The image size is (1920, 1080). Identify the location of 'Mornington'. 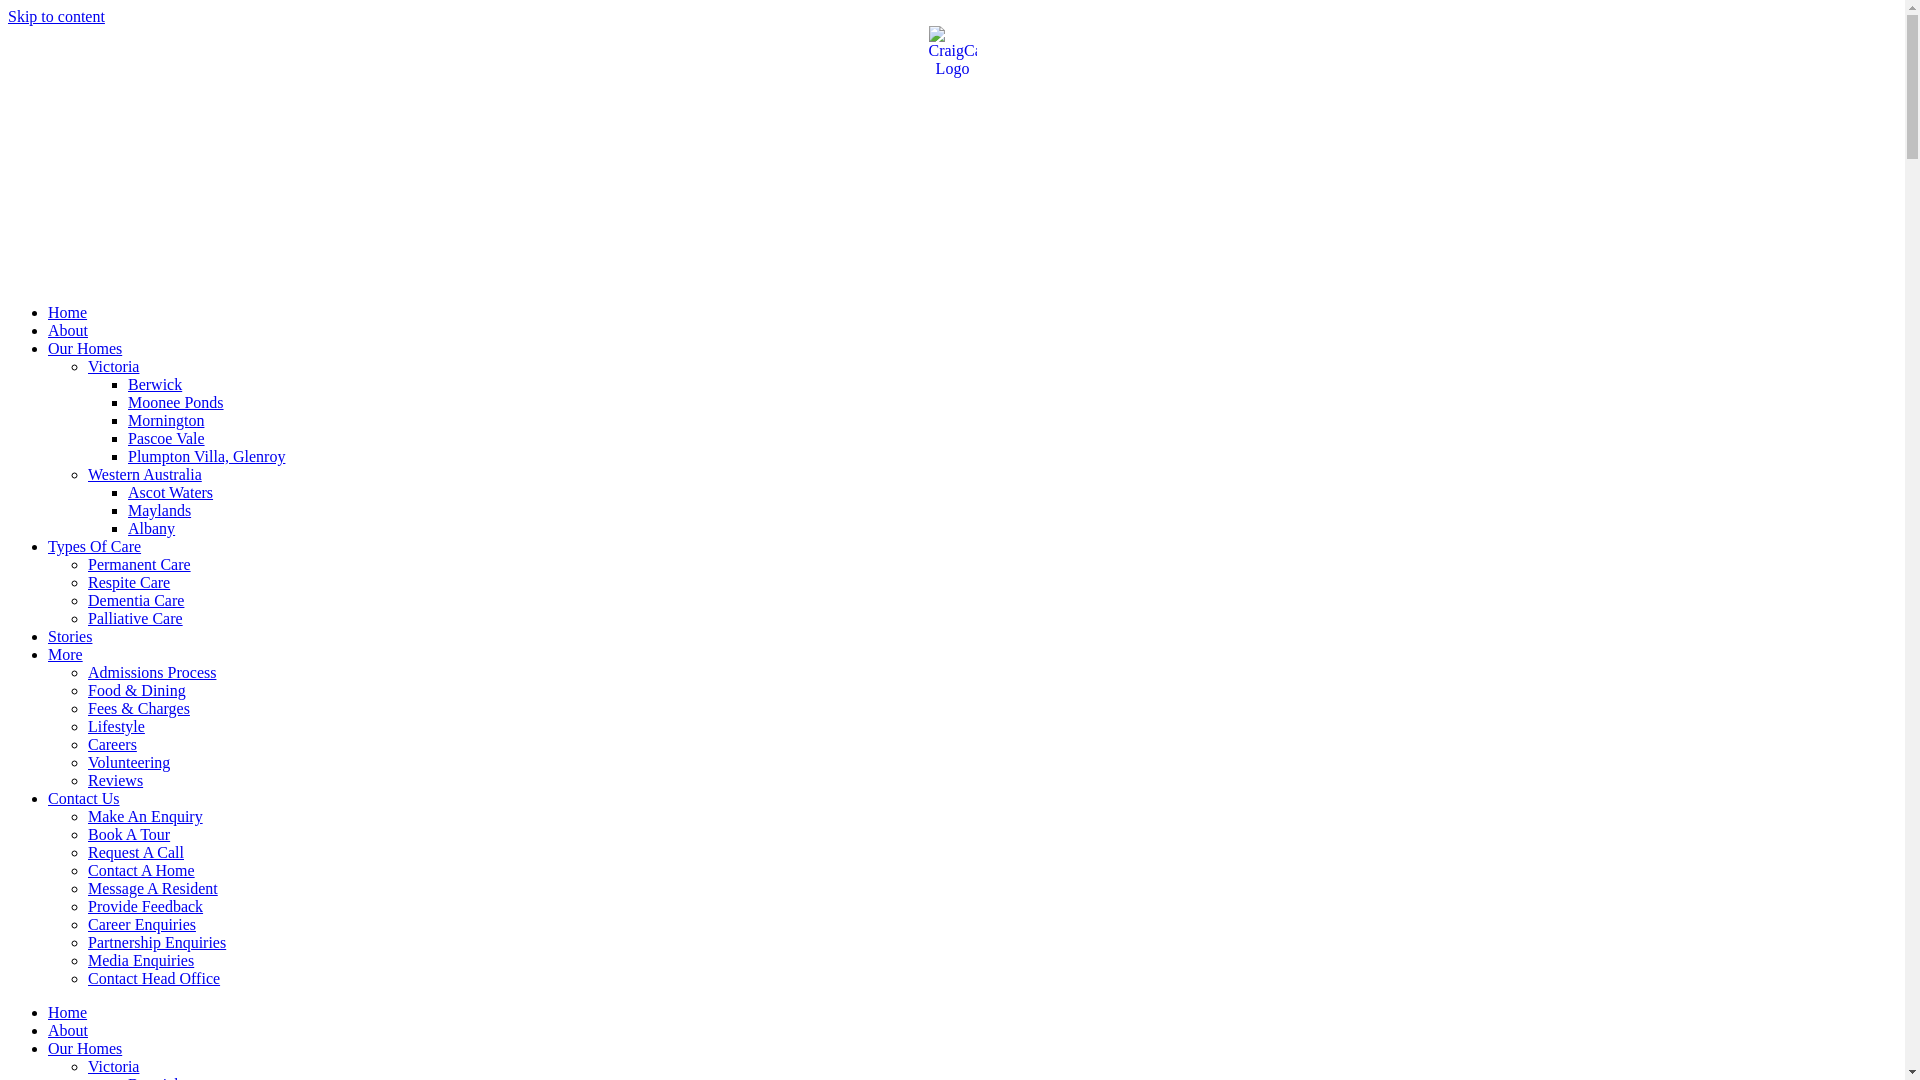
(166, 419).